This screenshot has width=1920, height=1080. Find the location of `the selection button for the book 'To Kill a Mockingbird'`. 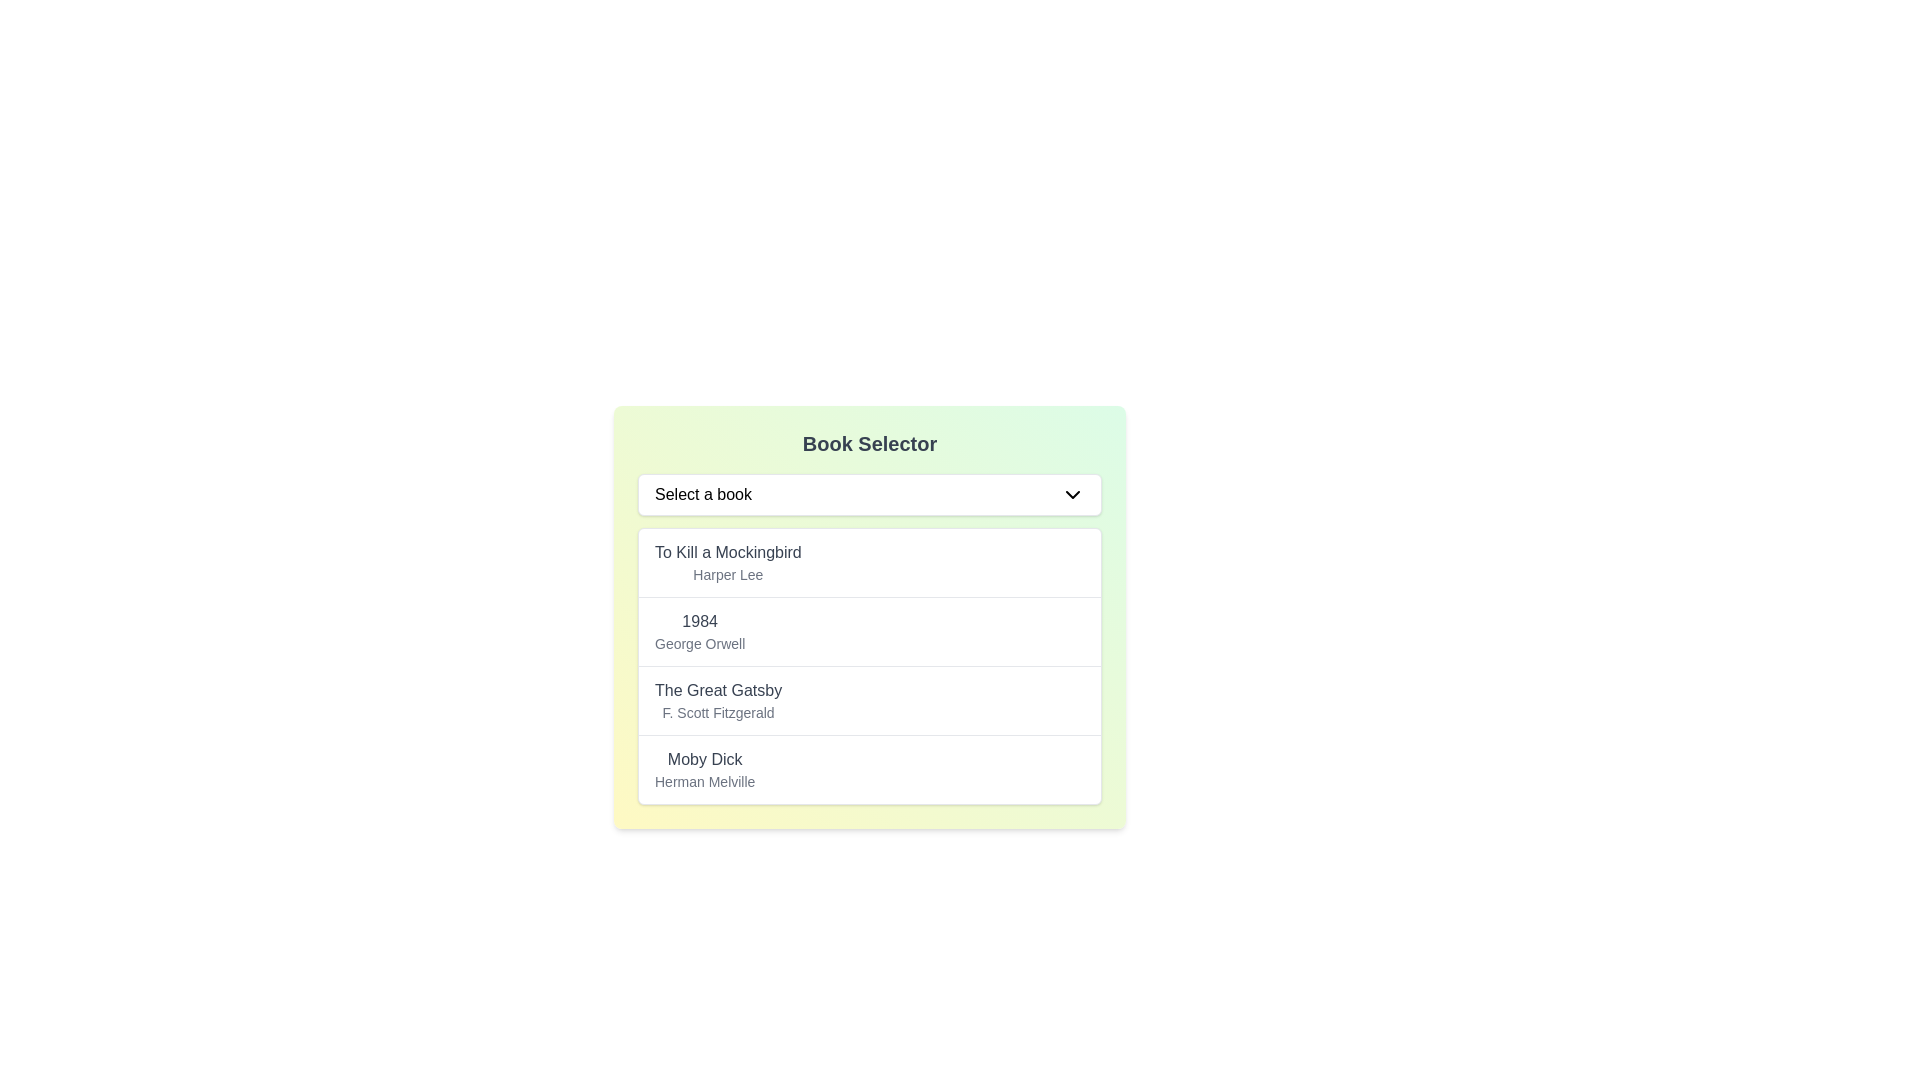

the selection button for the book 'To Kill a Mockingbird' is located at coordinates (869, 563).